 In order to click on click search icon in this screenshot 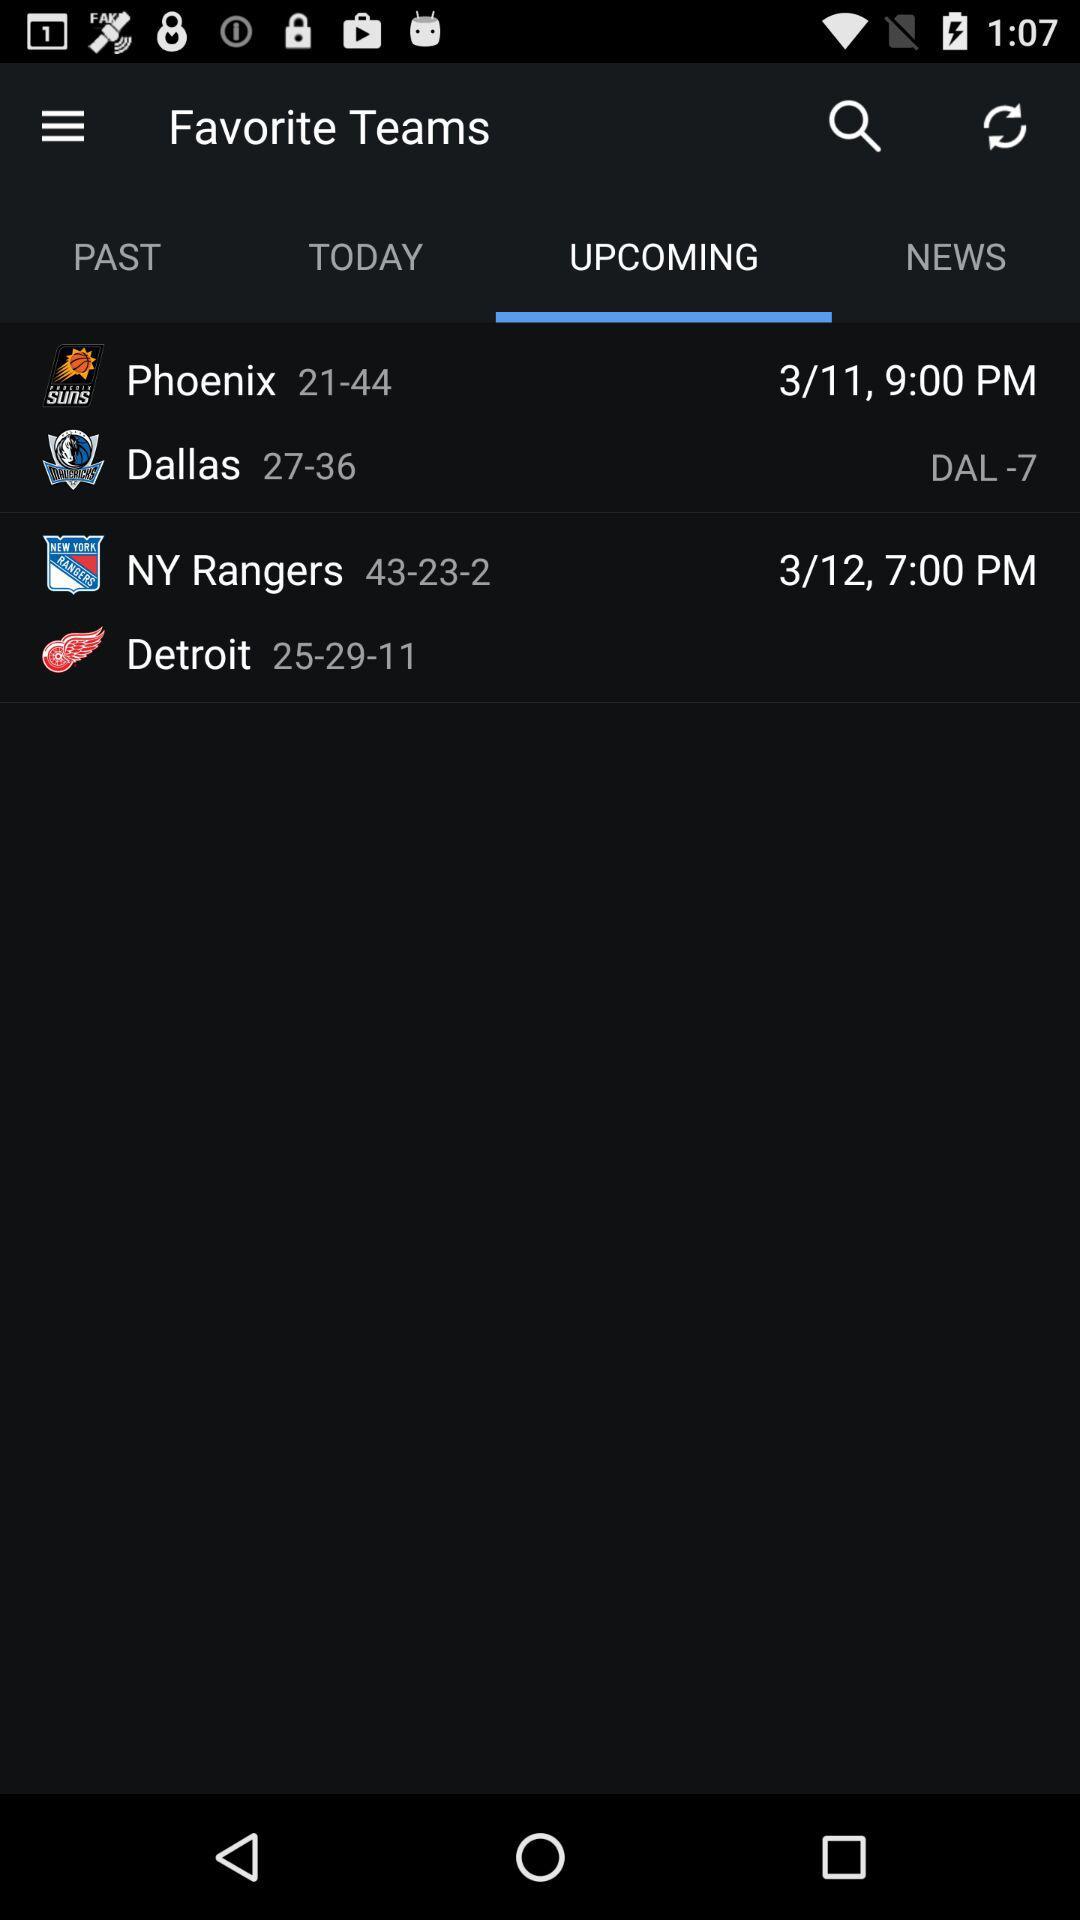, I will do `click(855, 124)`.